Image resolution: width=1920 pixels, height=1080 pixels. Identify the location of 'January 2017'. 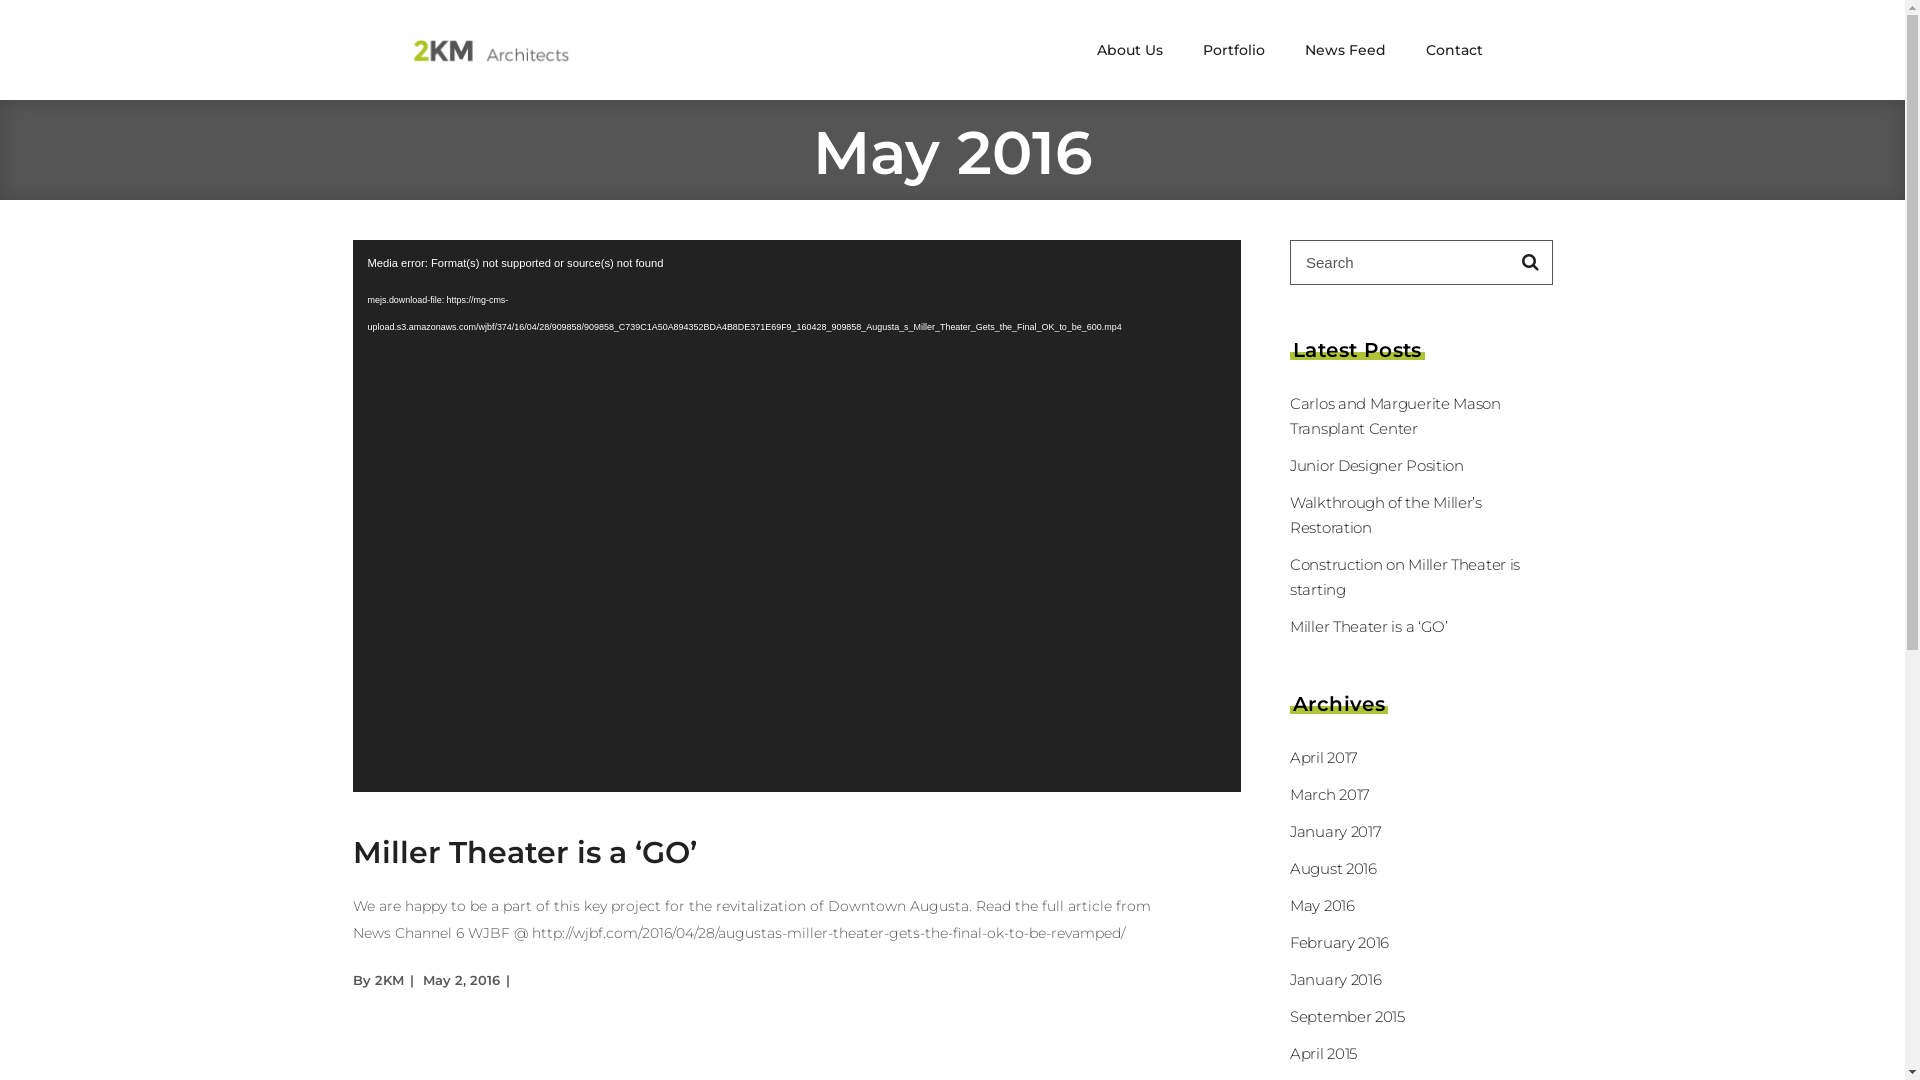
(1290, 831).